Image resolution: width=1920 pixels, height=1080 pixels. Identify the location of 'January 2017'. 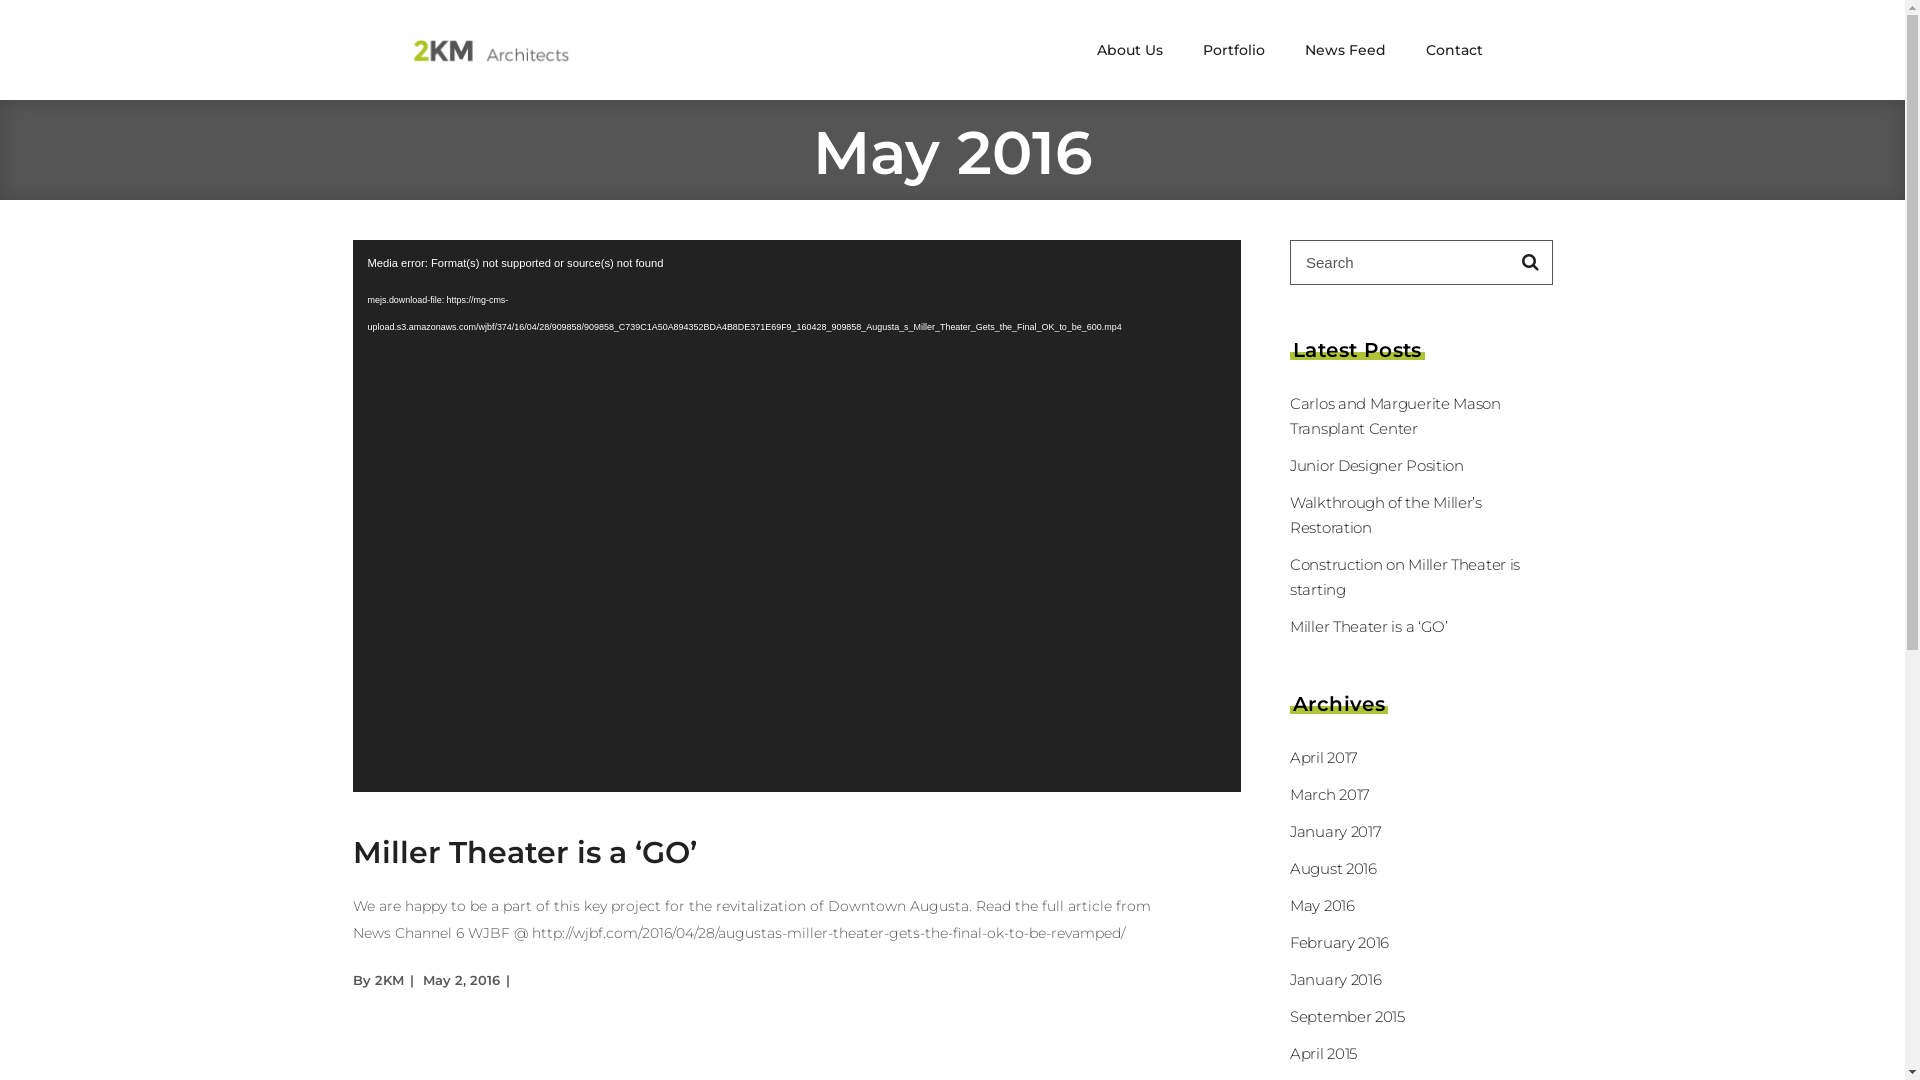
(1290, 831).